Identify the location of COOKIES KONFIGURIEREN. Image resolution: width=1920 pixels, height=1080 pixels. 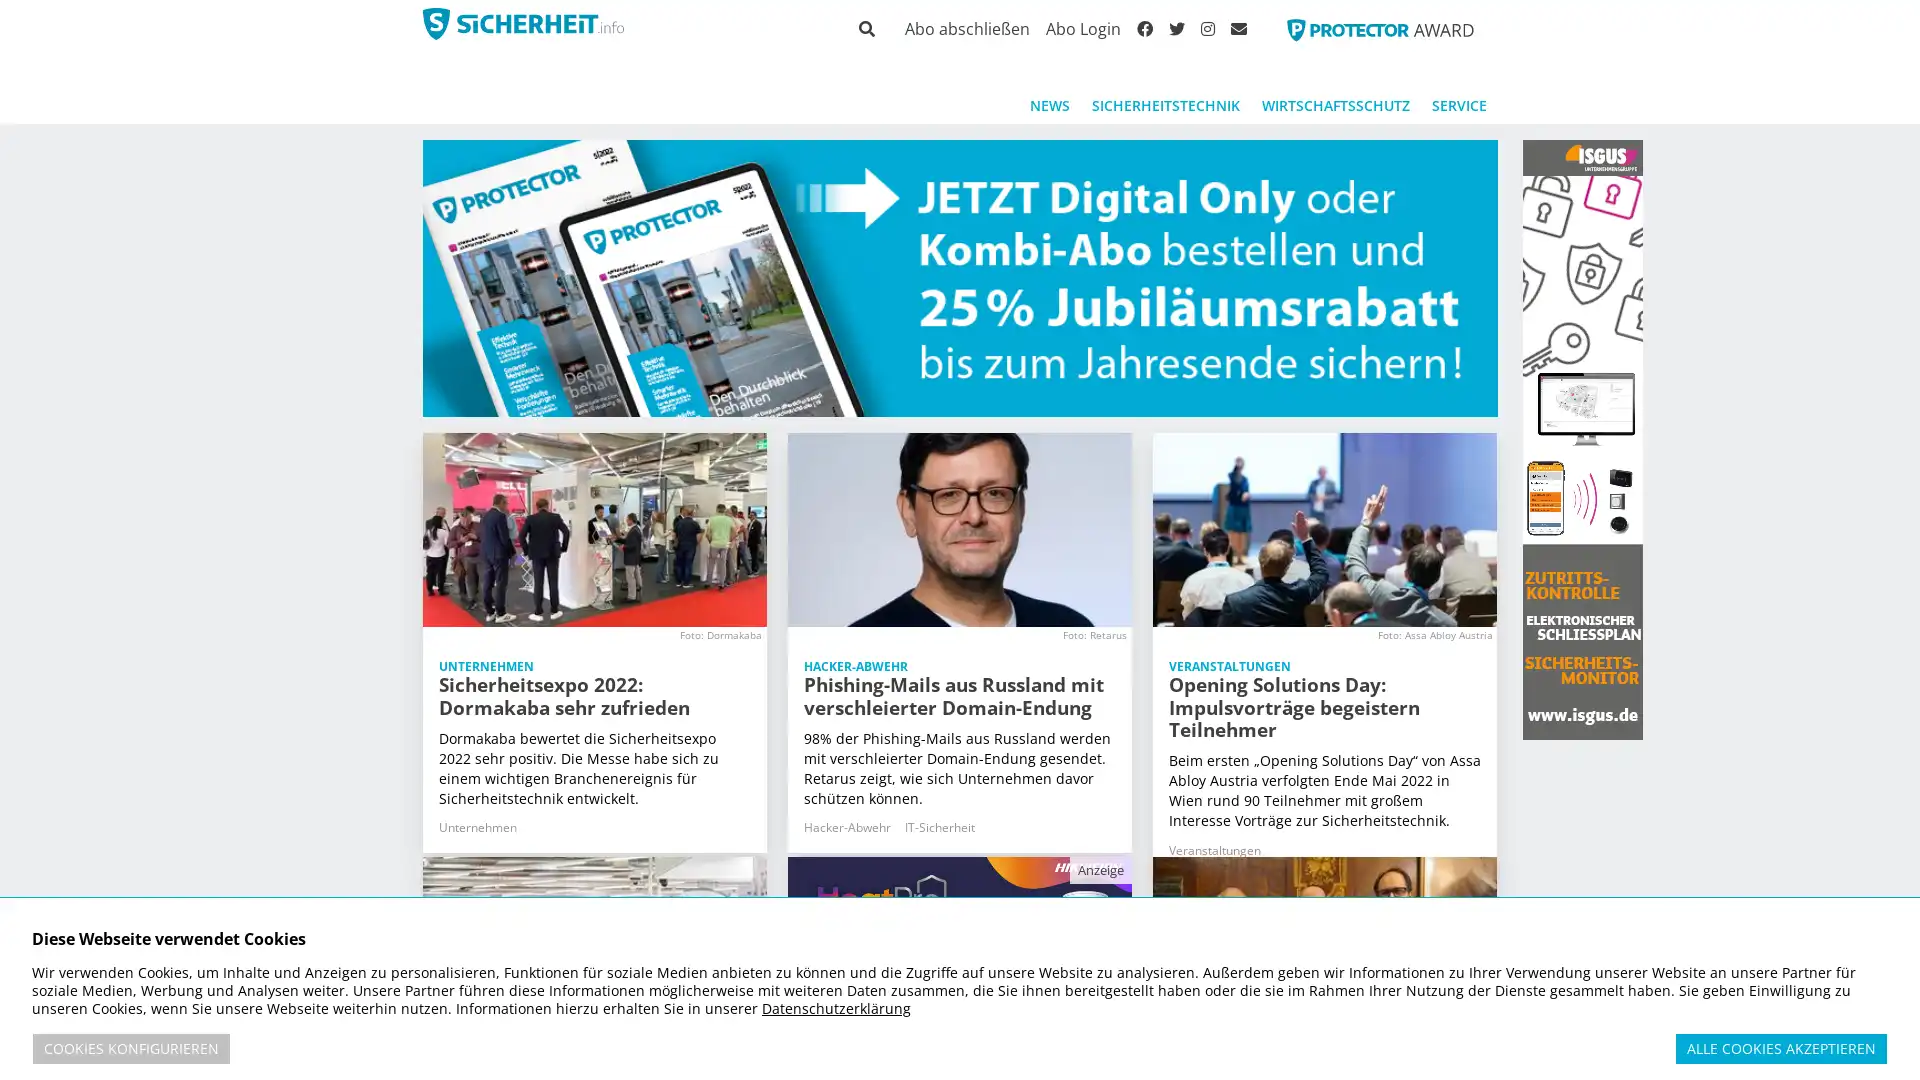
(130, 1048).